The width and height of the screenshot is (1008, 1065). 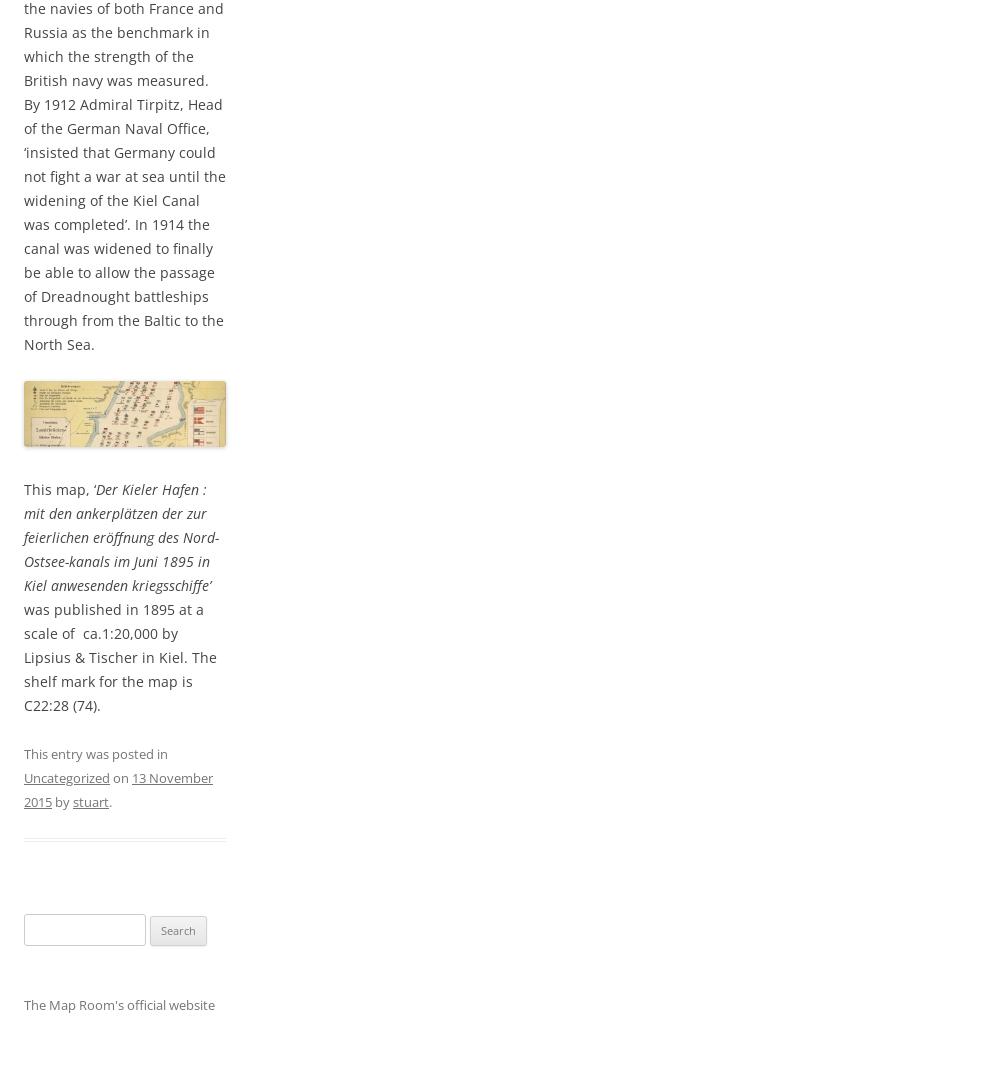 I want to click on '.', so click(x=110, y=802).